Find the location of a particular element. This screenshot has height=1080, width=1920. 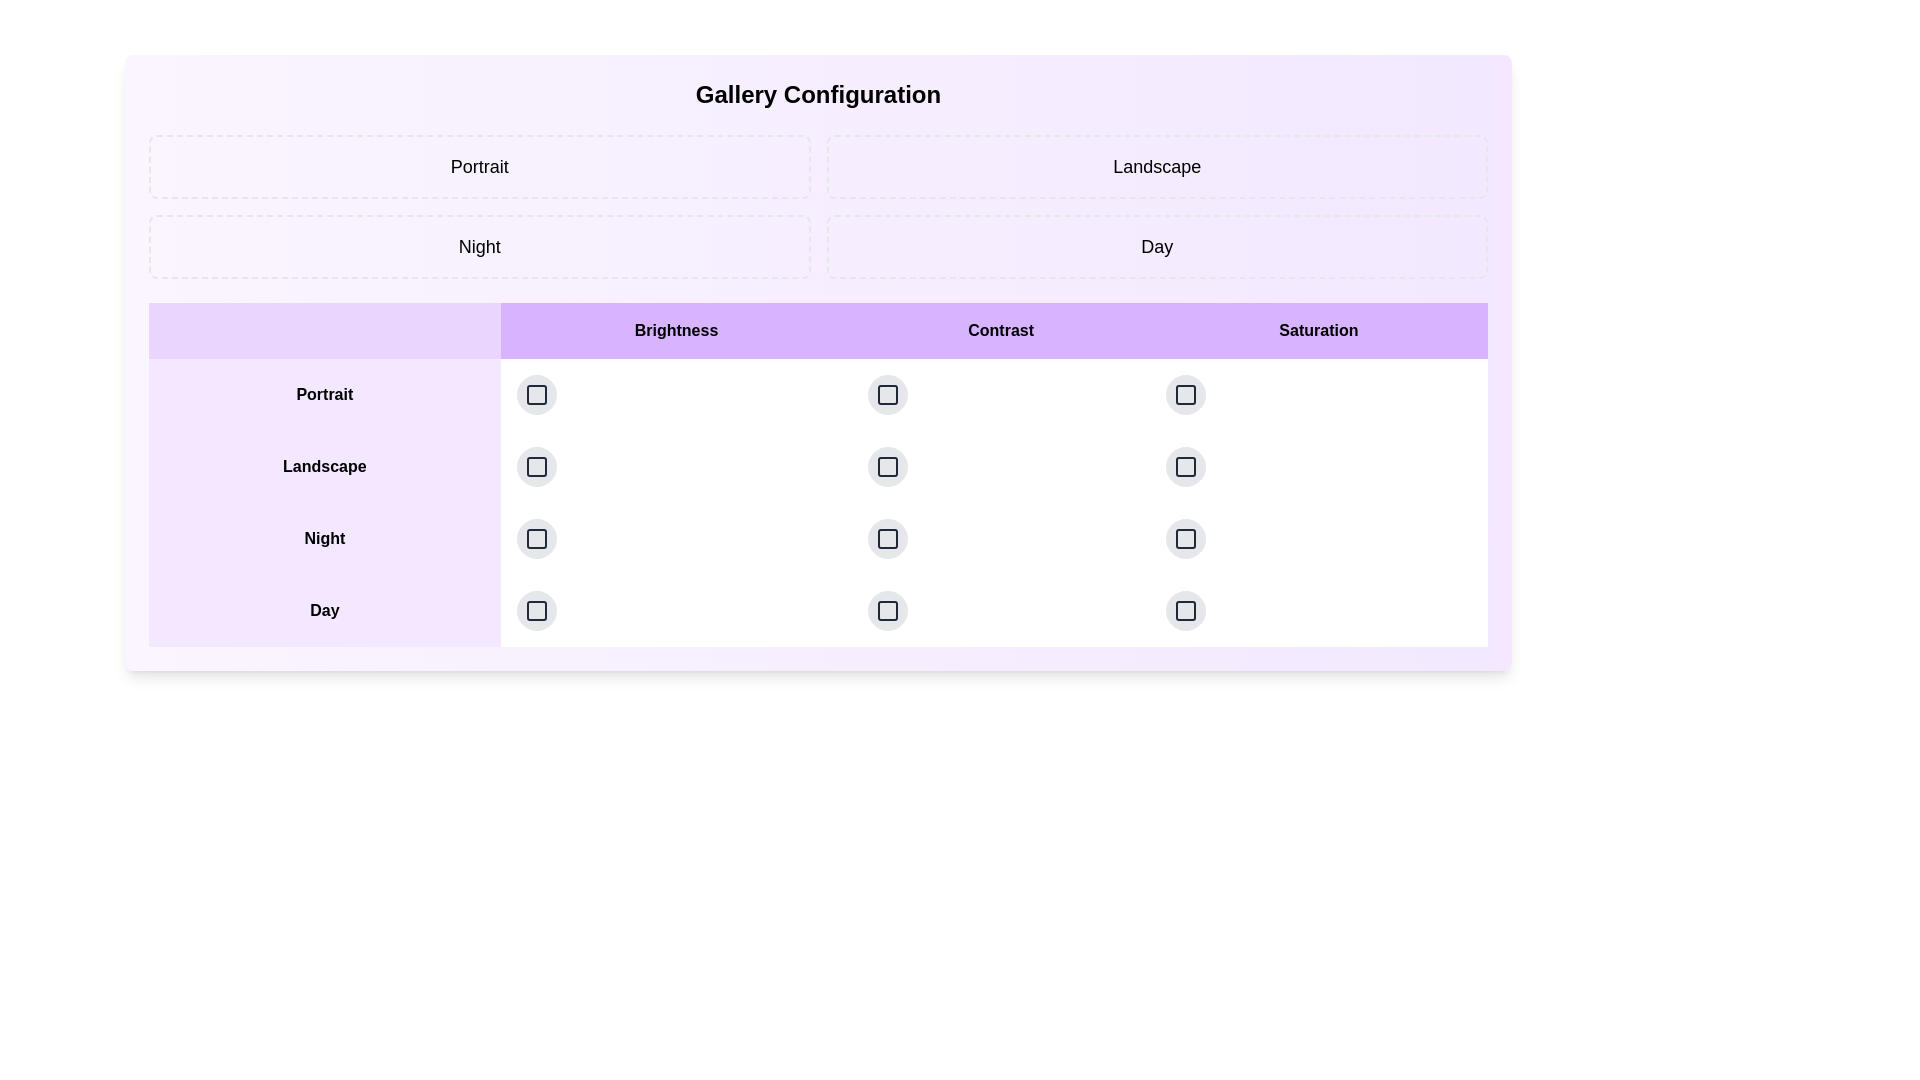

the 'Portrait' text label which is styled with a bold, centered font and located within a dashed-bordered rectangular area in the top-left quadrant of the interface is located at coordinates (478, 165).